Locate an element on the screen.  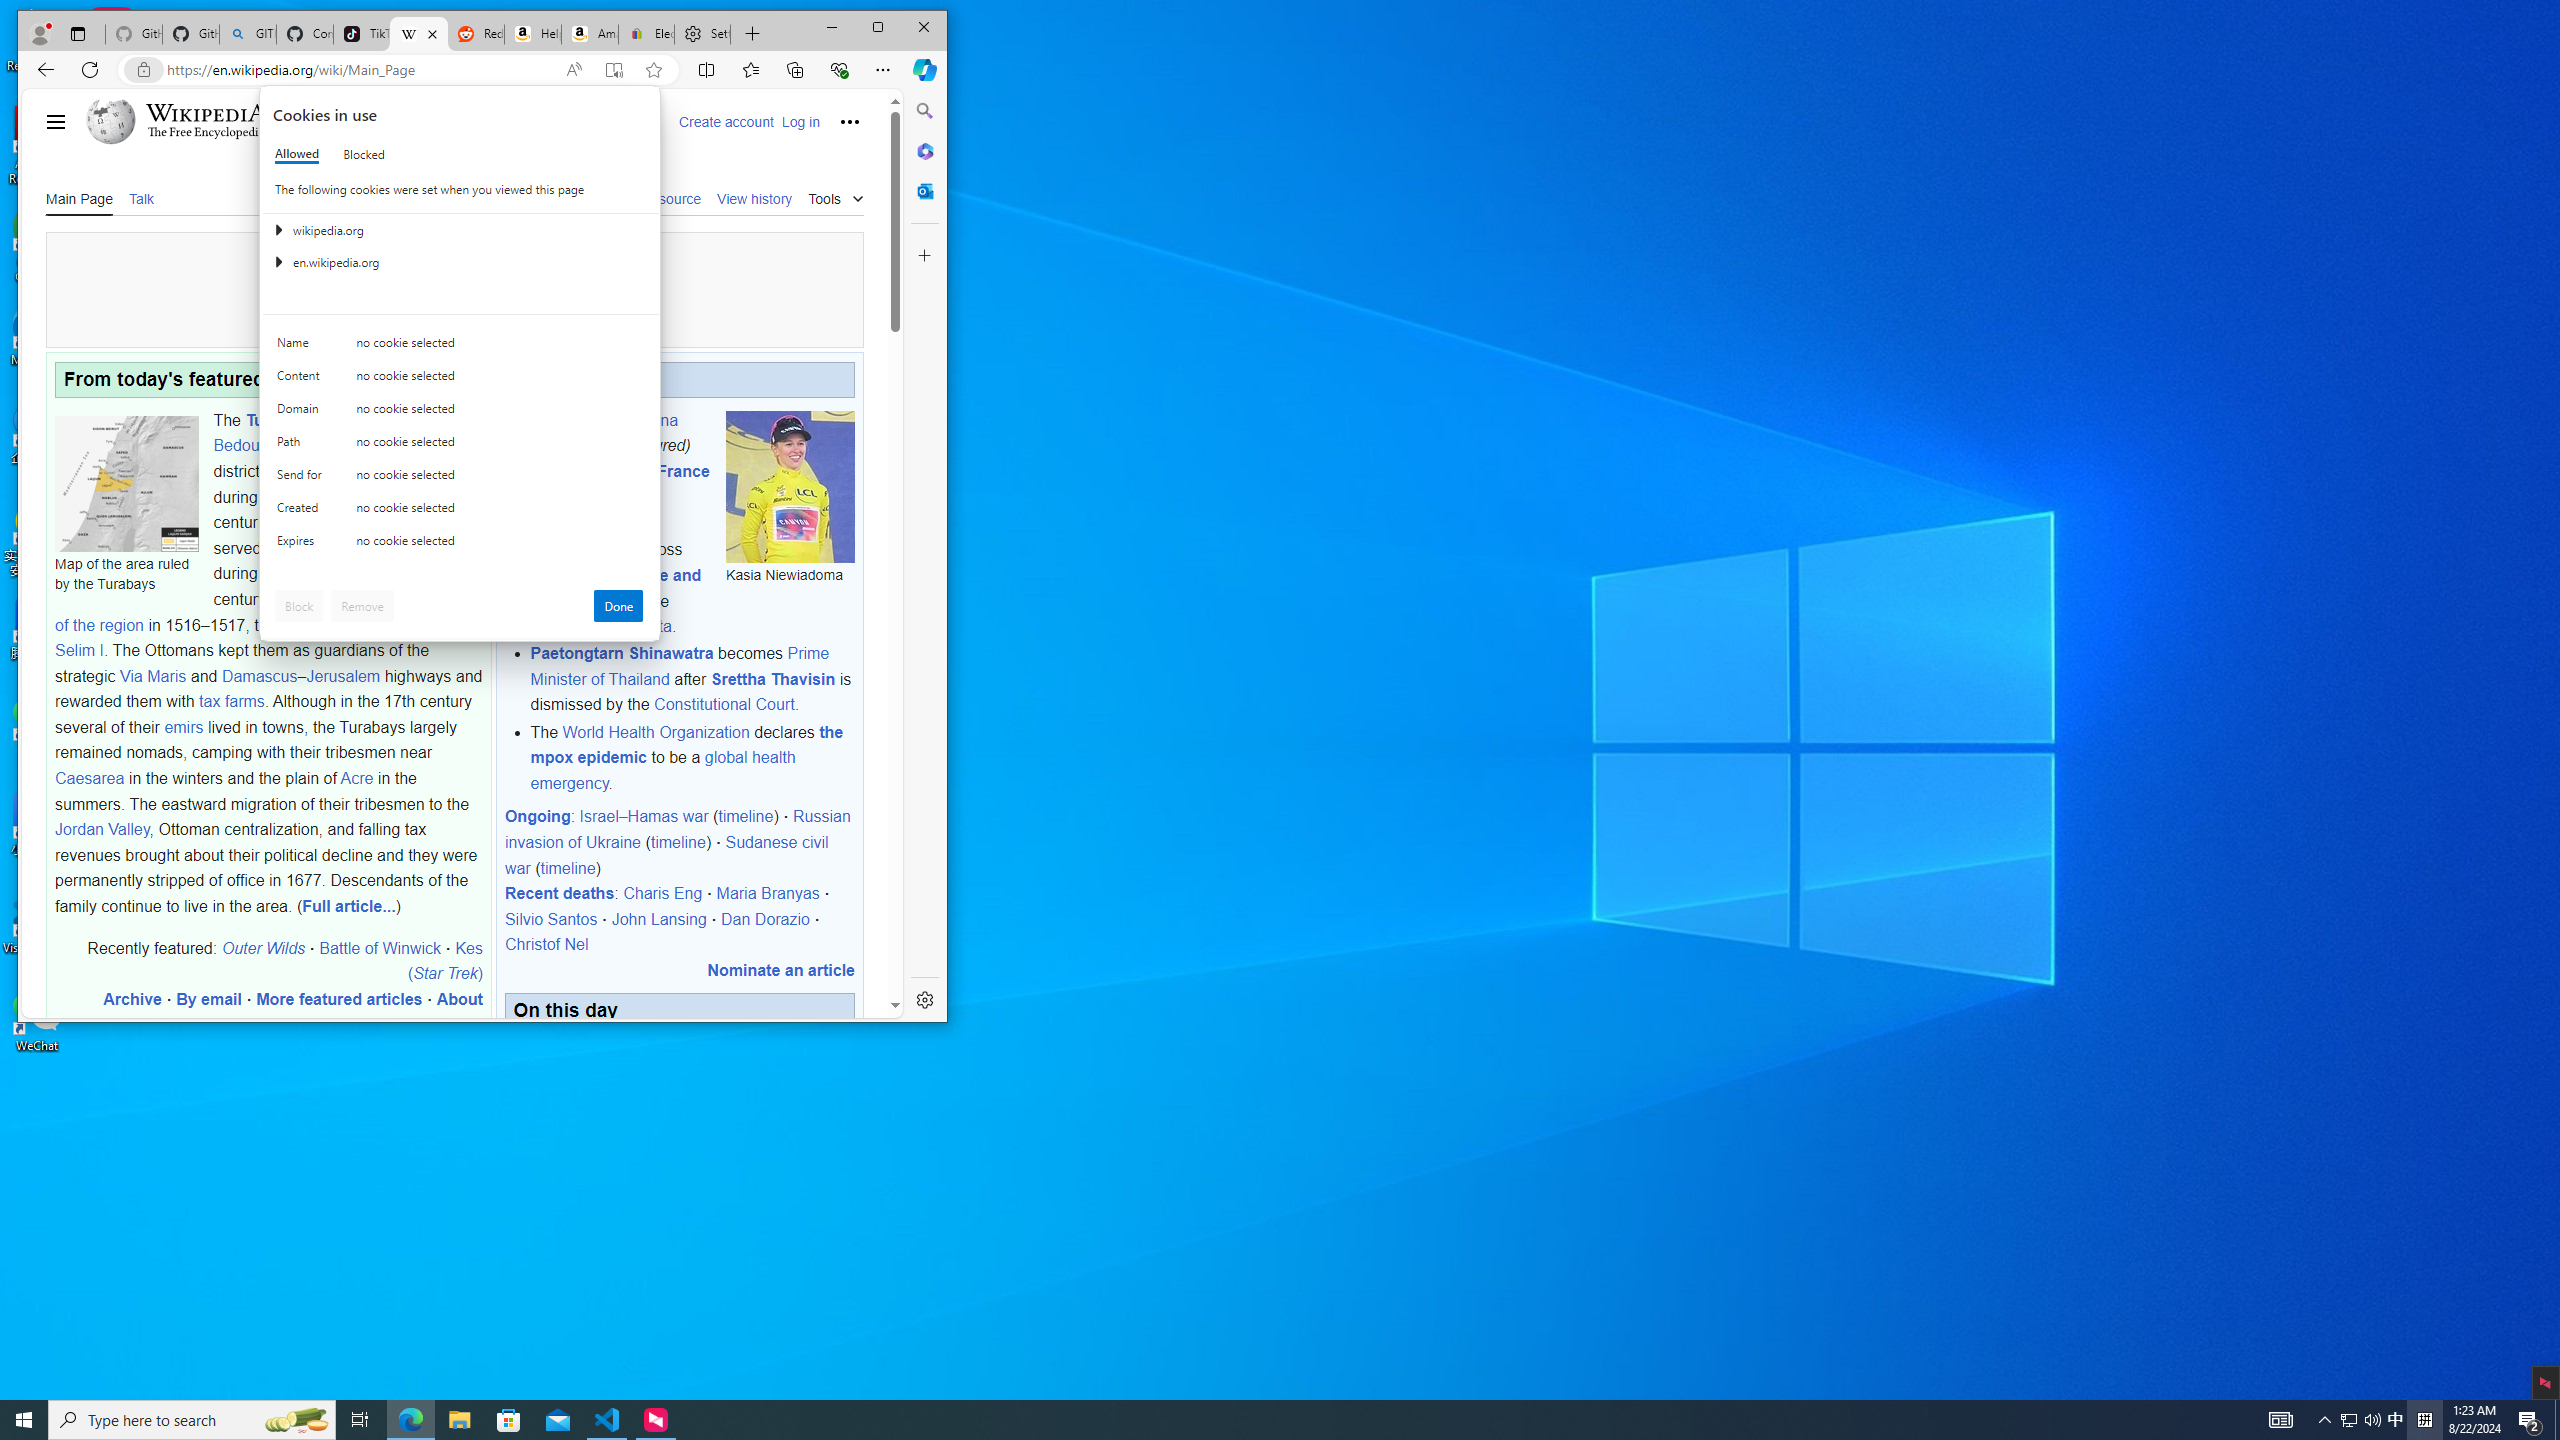
'Tray Input Indicator - Chinese (Simplified, China)' is located at coordinates (2372, 1418).